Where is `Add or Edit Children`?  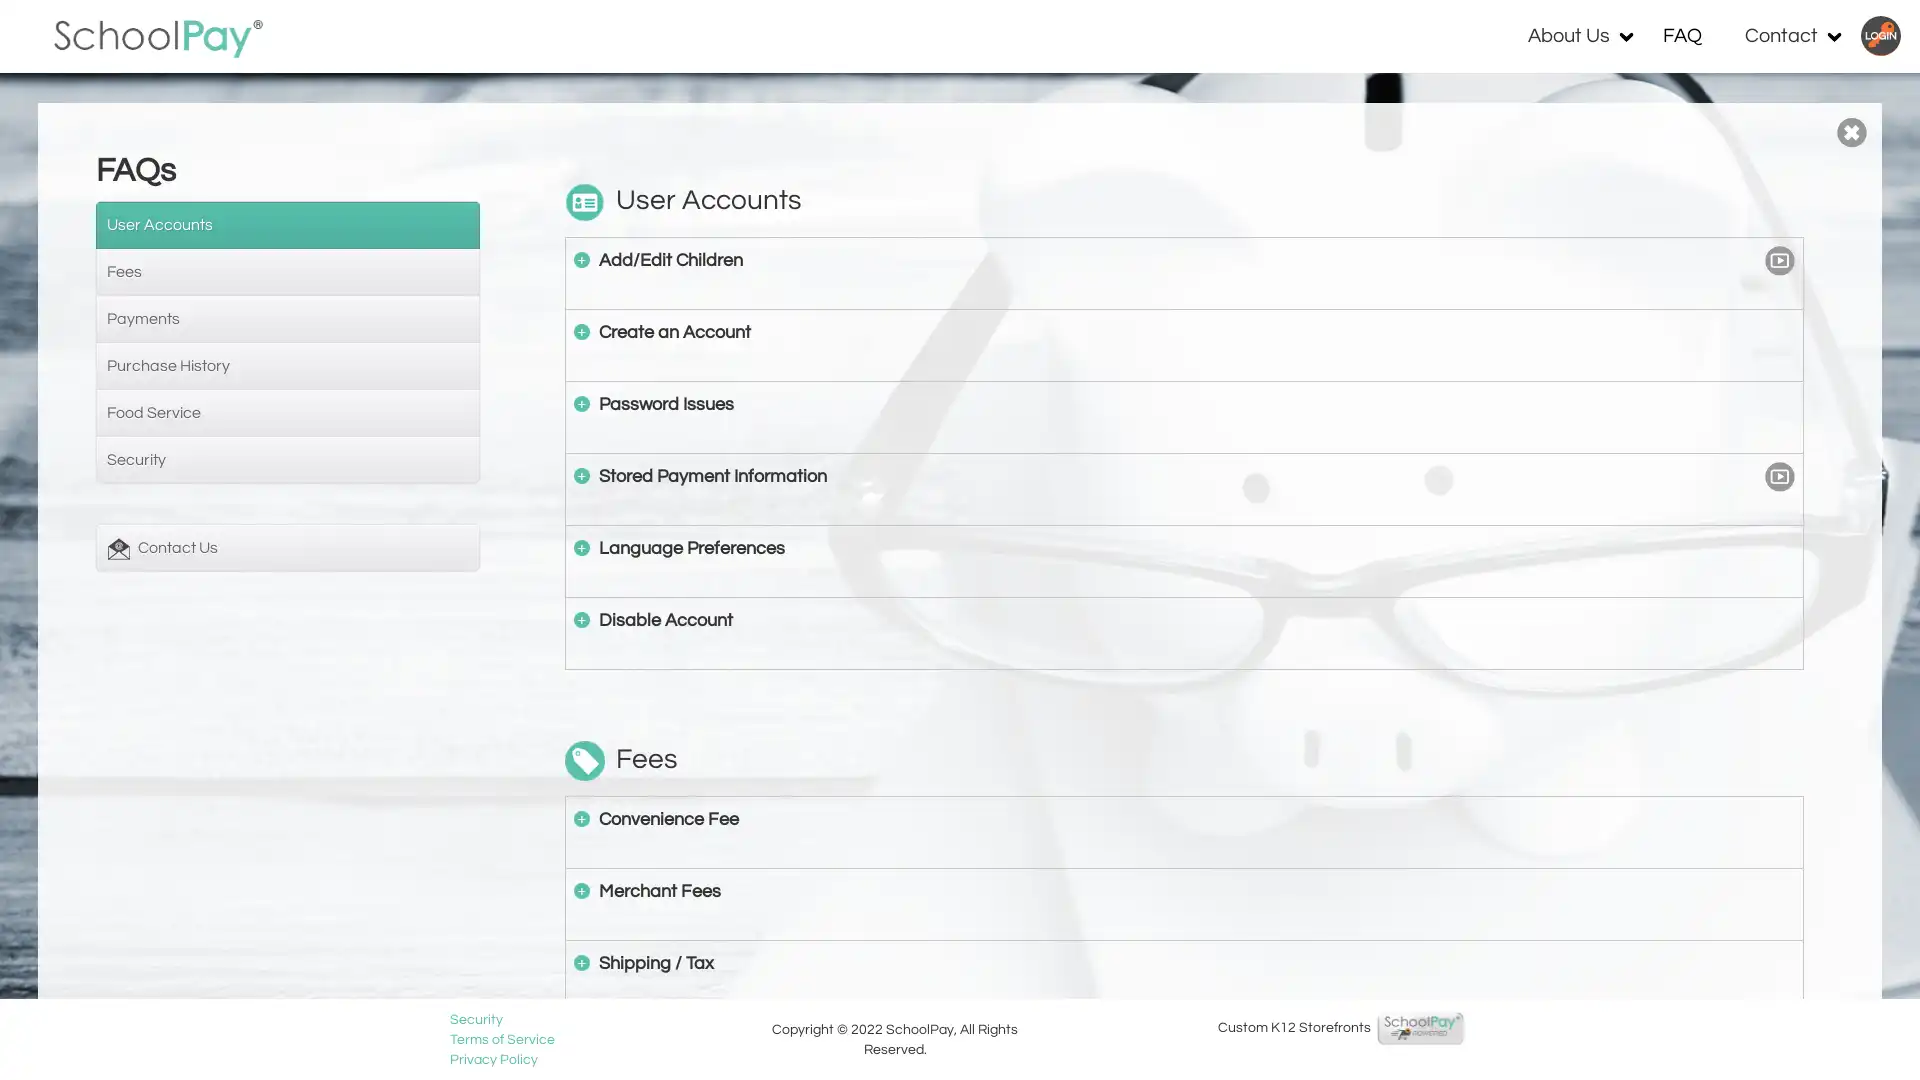 Add or Edit Children is located at coordinates (580, 257).